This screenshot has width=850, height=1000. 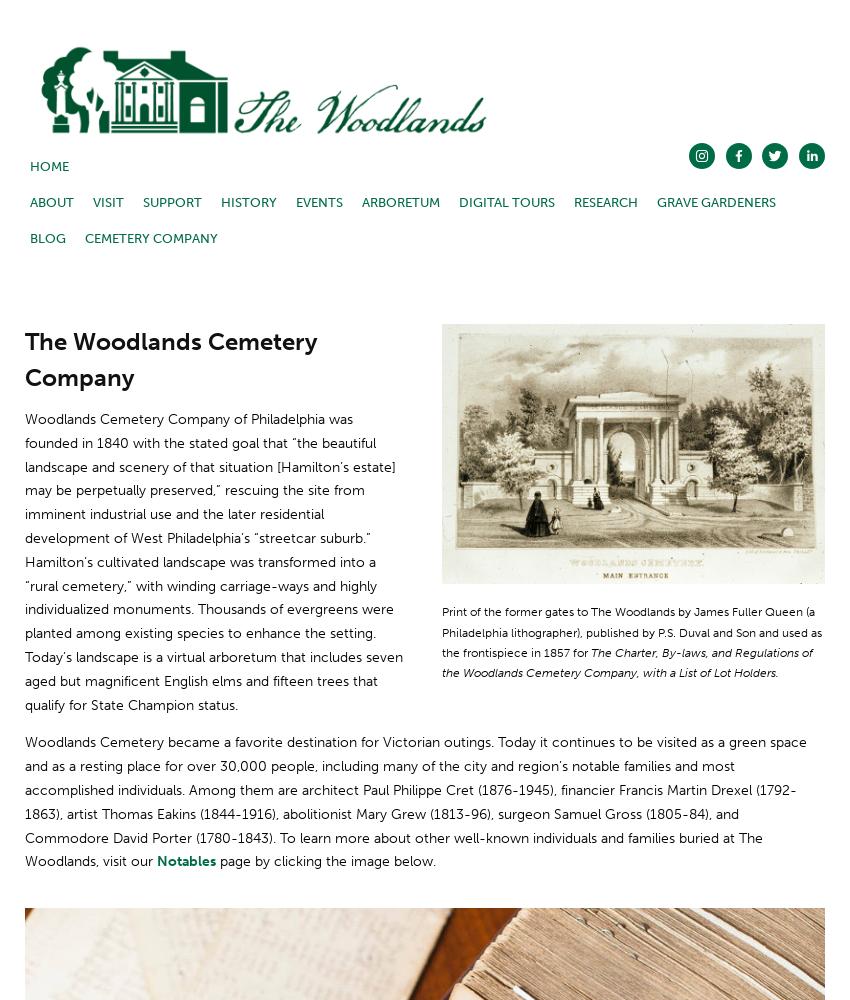 What do you see at coordinates (628, 662) in the screenshot?
I see `'The Charter, By-laws, and Regulations of the Woodlands Cemetery Company, with a List of Lot Holders.'` at bounding box center [628, 662].